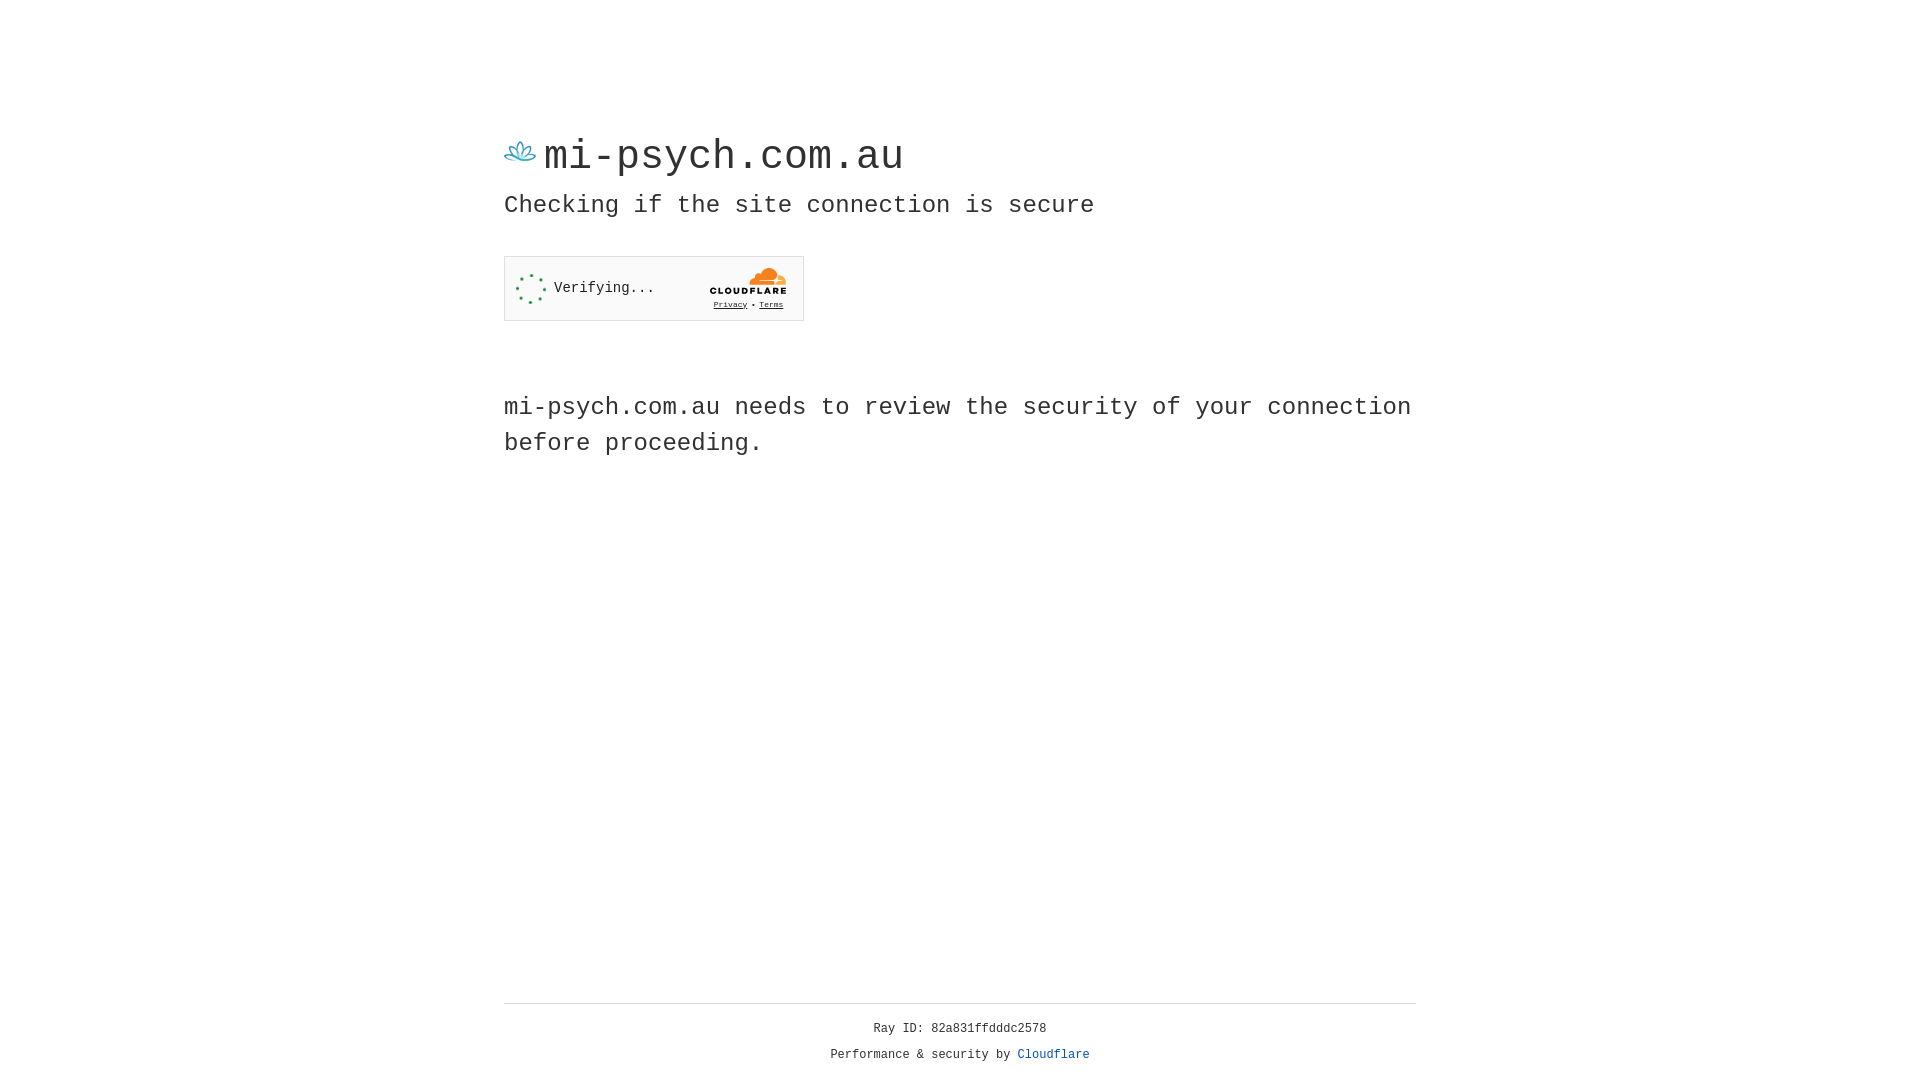 The image size is (1920, 1080). What do you see at coordinates (1017, 1054) in the screenshot?
I see `'Cloudflare'` at bounding box center [1017, 1054].